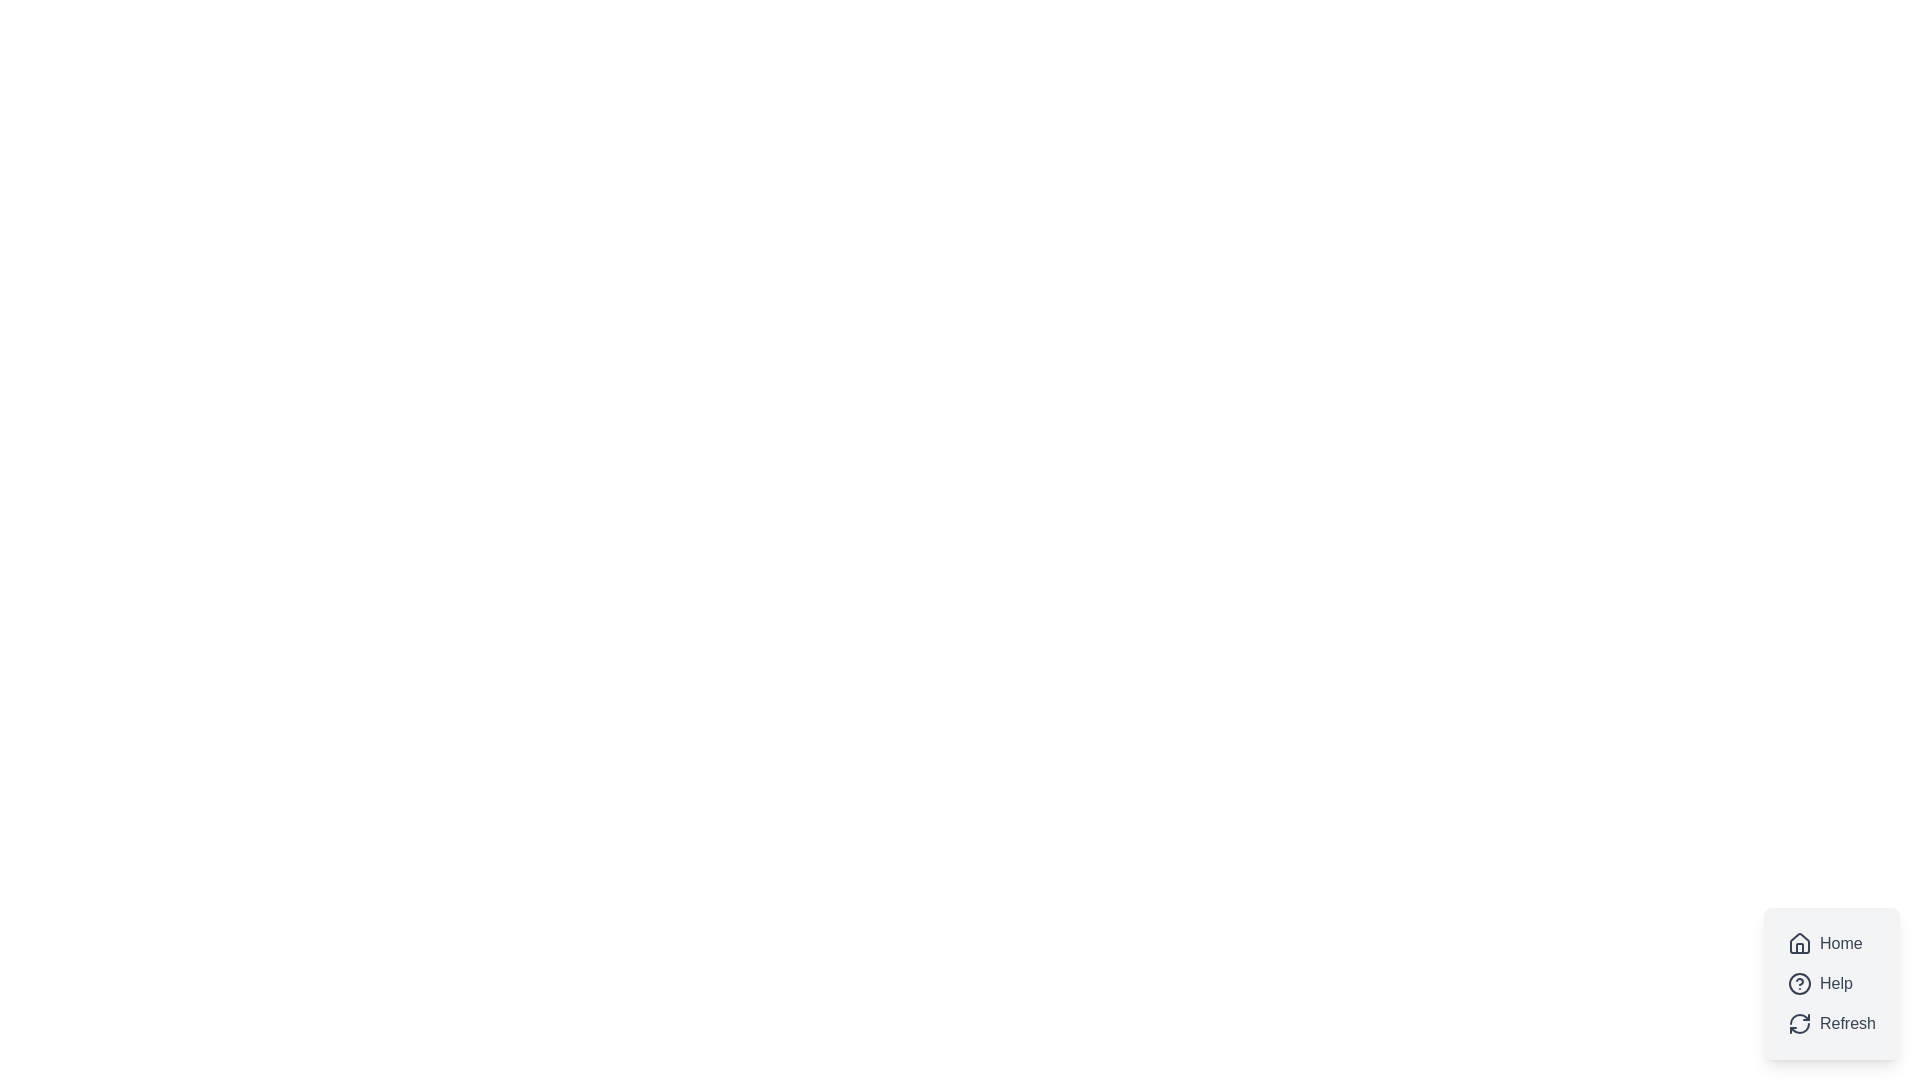  I want to click on the help icon located in the vertical list of options, so click(1800, 982).